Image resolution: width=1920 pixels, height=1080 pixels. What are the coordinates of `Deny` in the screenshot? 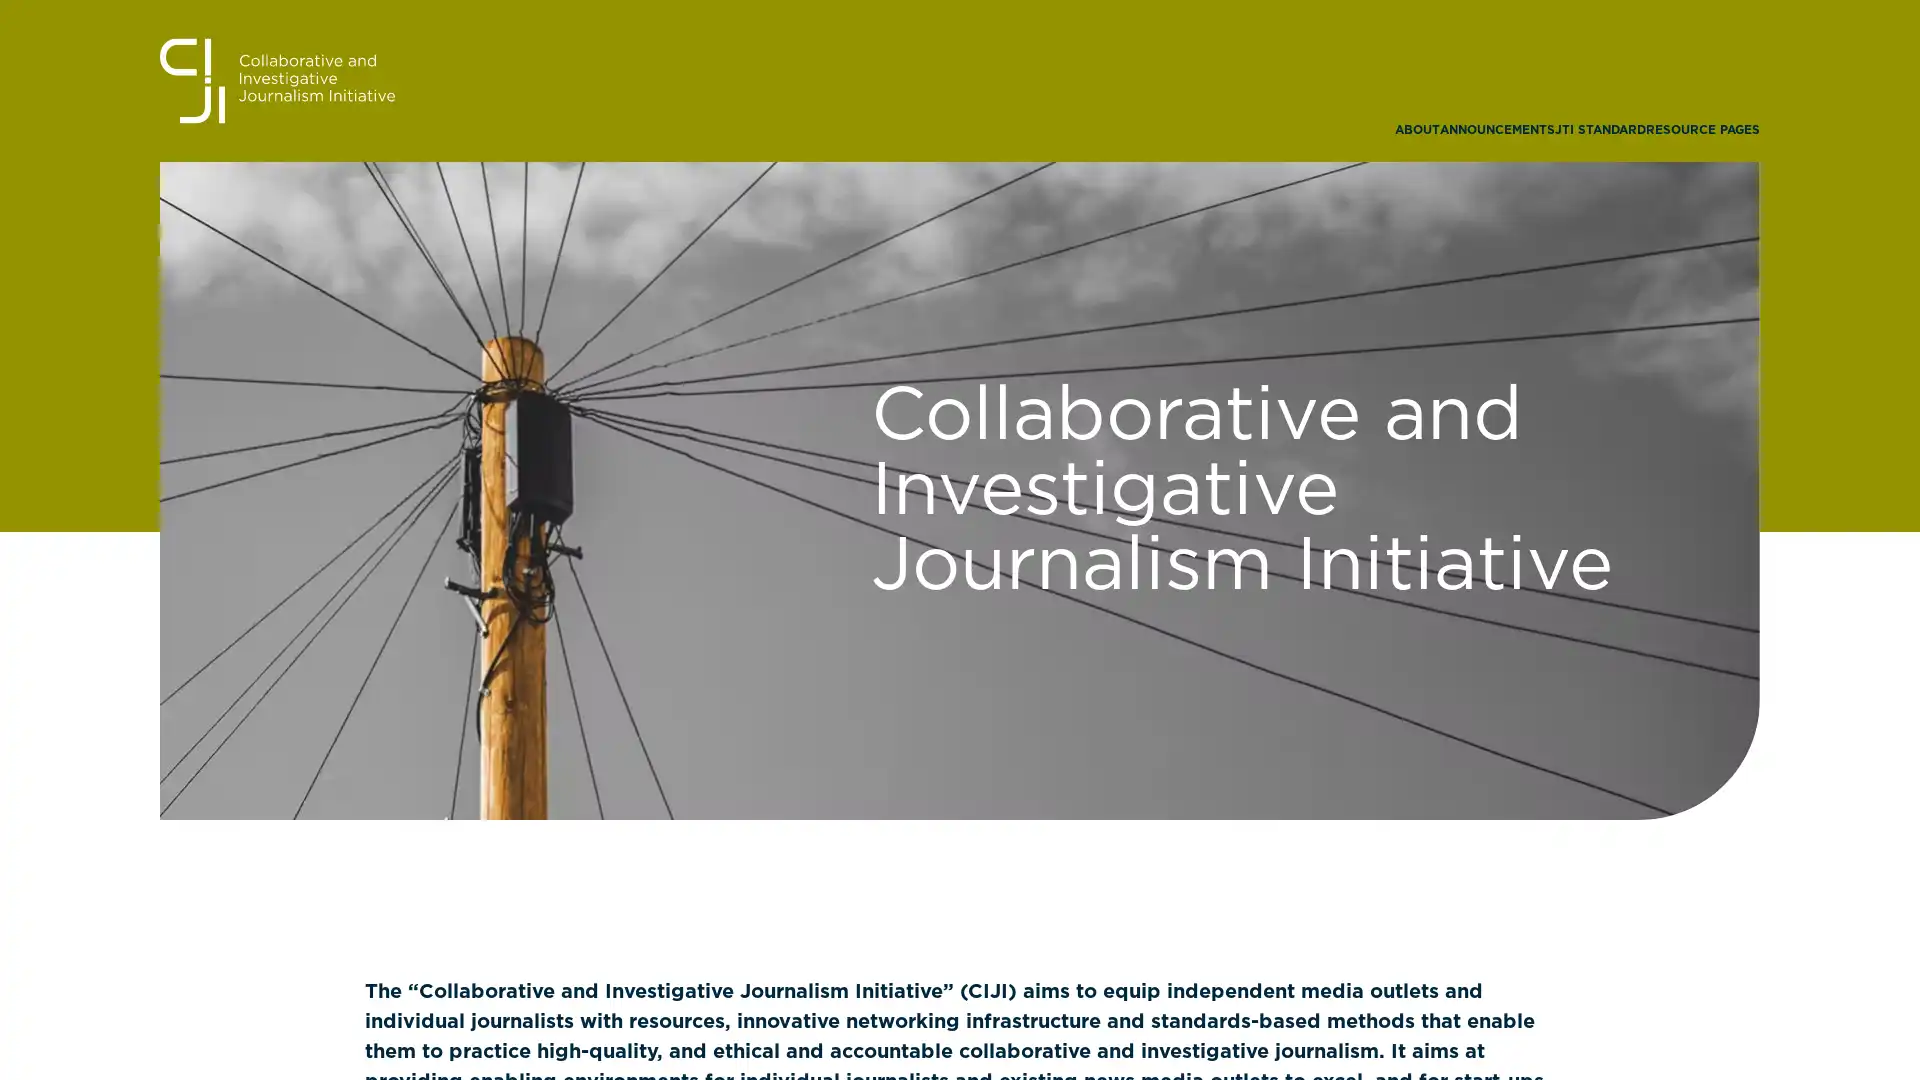 It's located at (958, 678).